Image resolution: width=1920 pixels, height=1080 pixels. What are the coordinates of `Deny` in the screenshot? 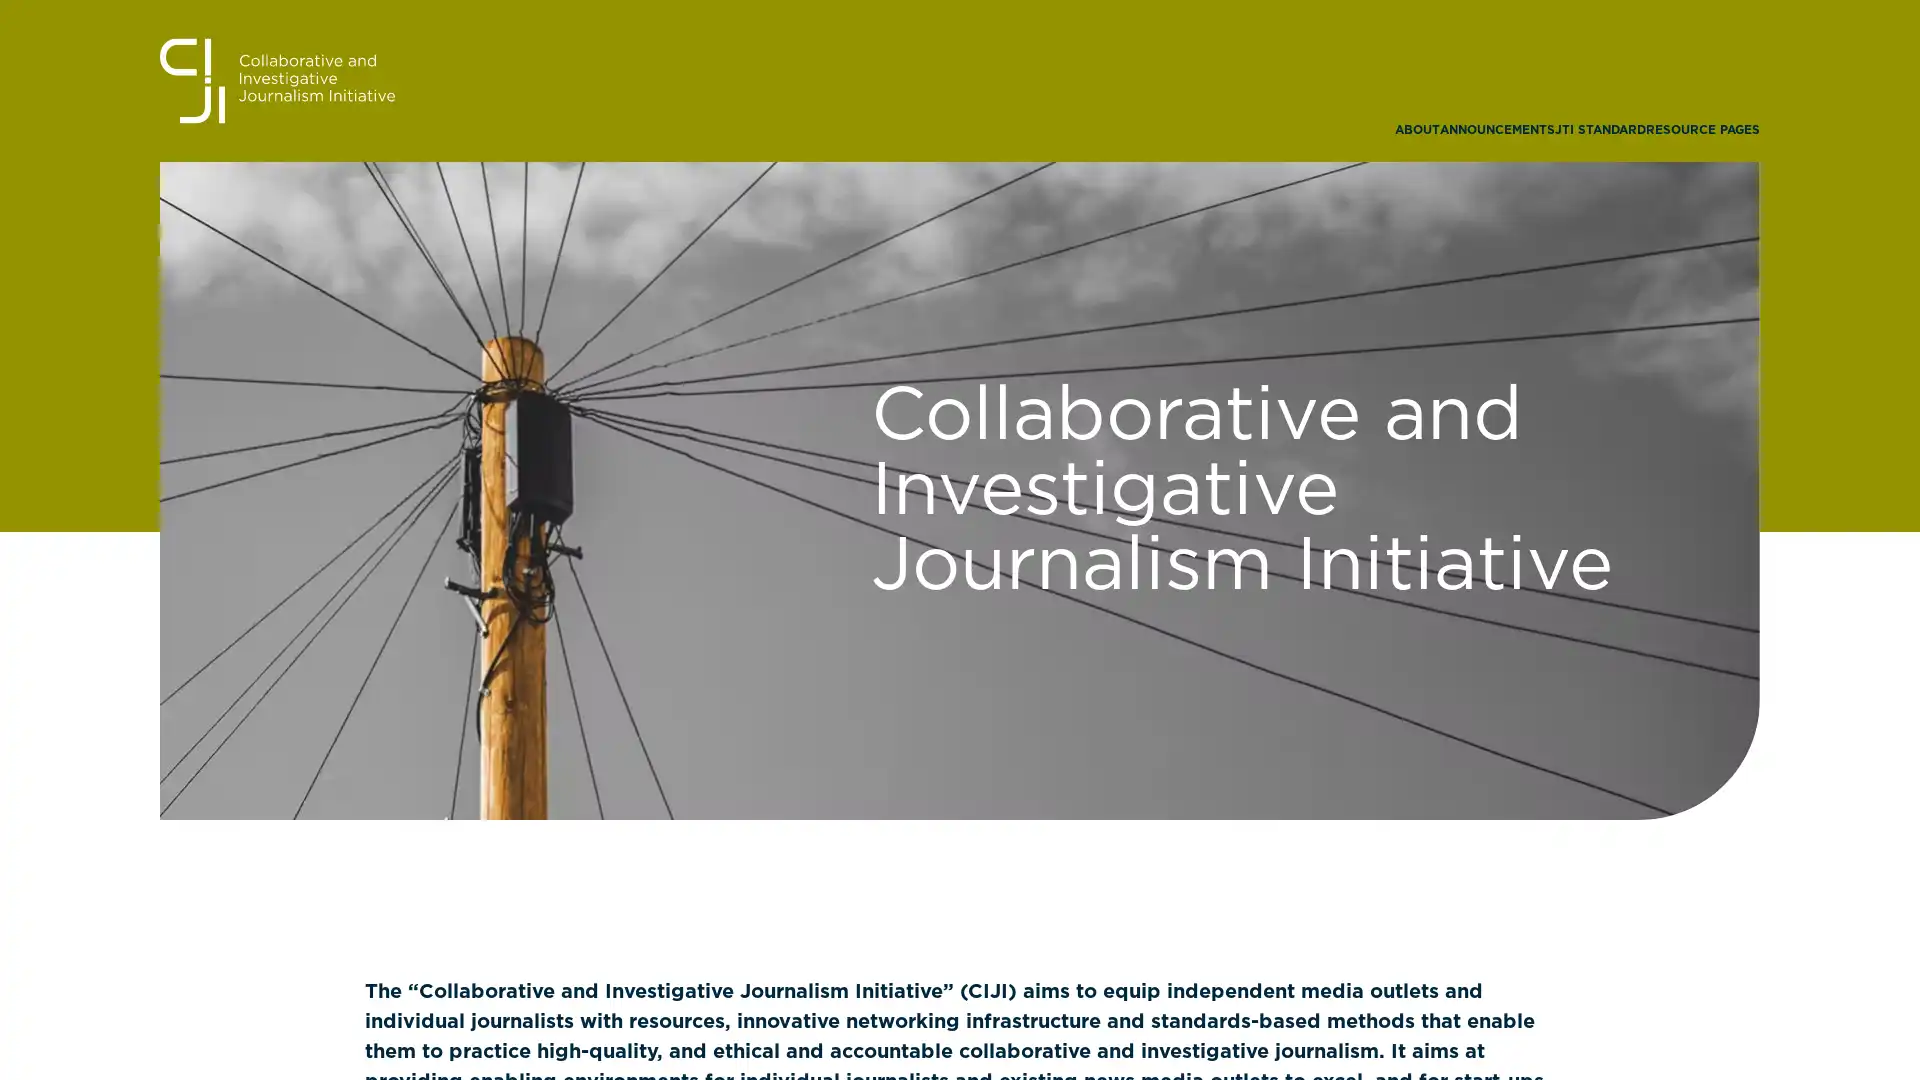 It's located at (958, 678).